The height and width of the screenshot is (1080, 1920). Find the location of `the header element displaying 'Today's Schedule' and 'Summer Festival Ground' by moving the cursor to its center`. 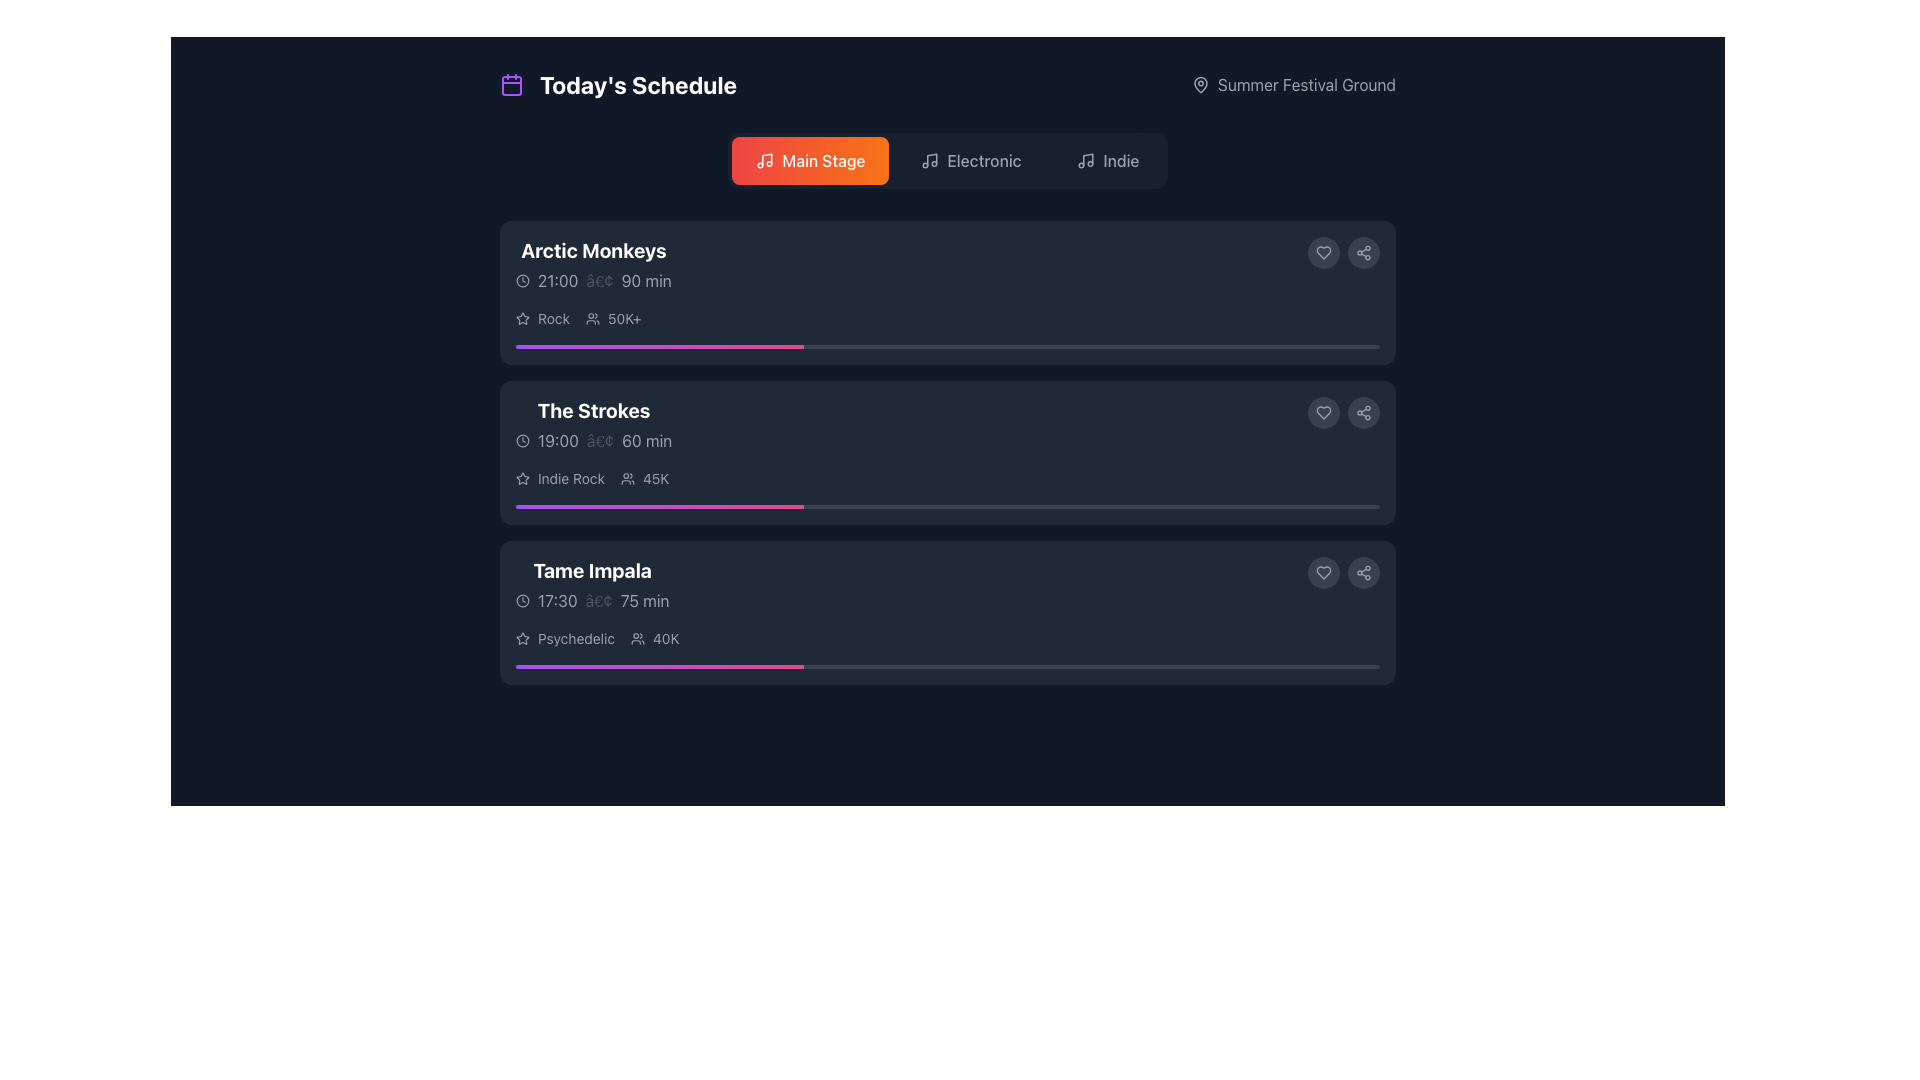

the header element displaying 'Today's Schedule' and 'Summer Festival Ground' by moving the cursor to its center is located at coordinates (947, 83).